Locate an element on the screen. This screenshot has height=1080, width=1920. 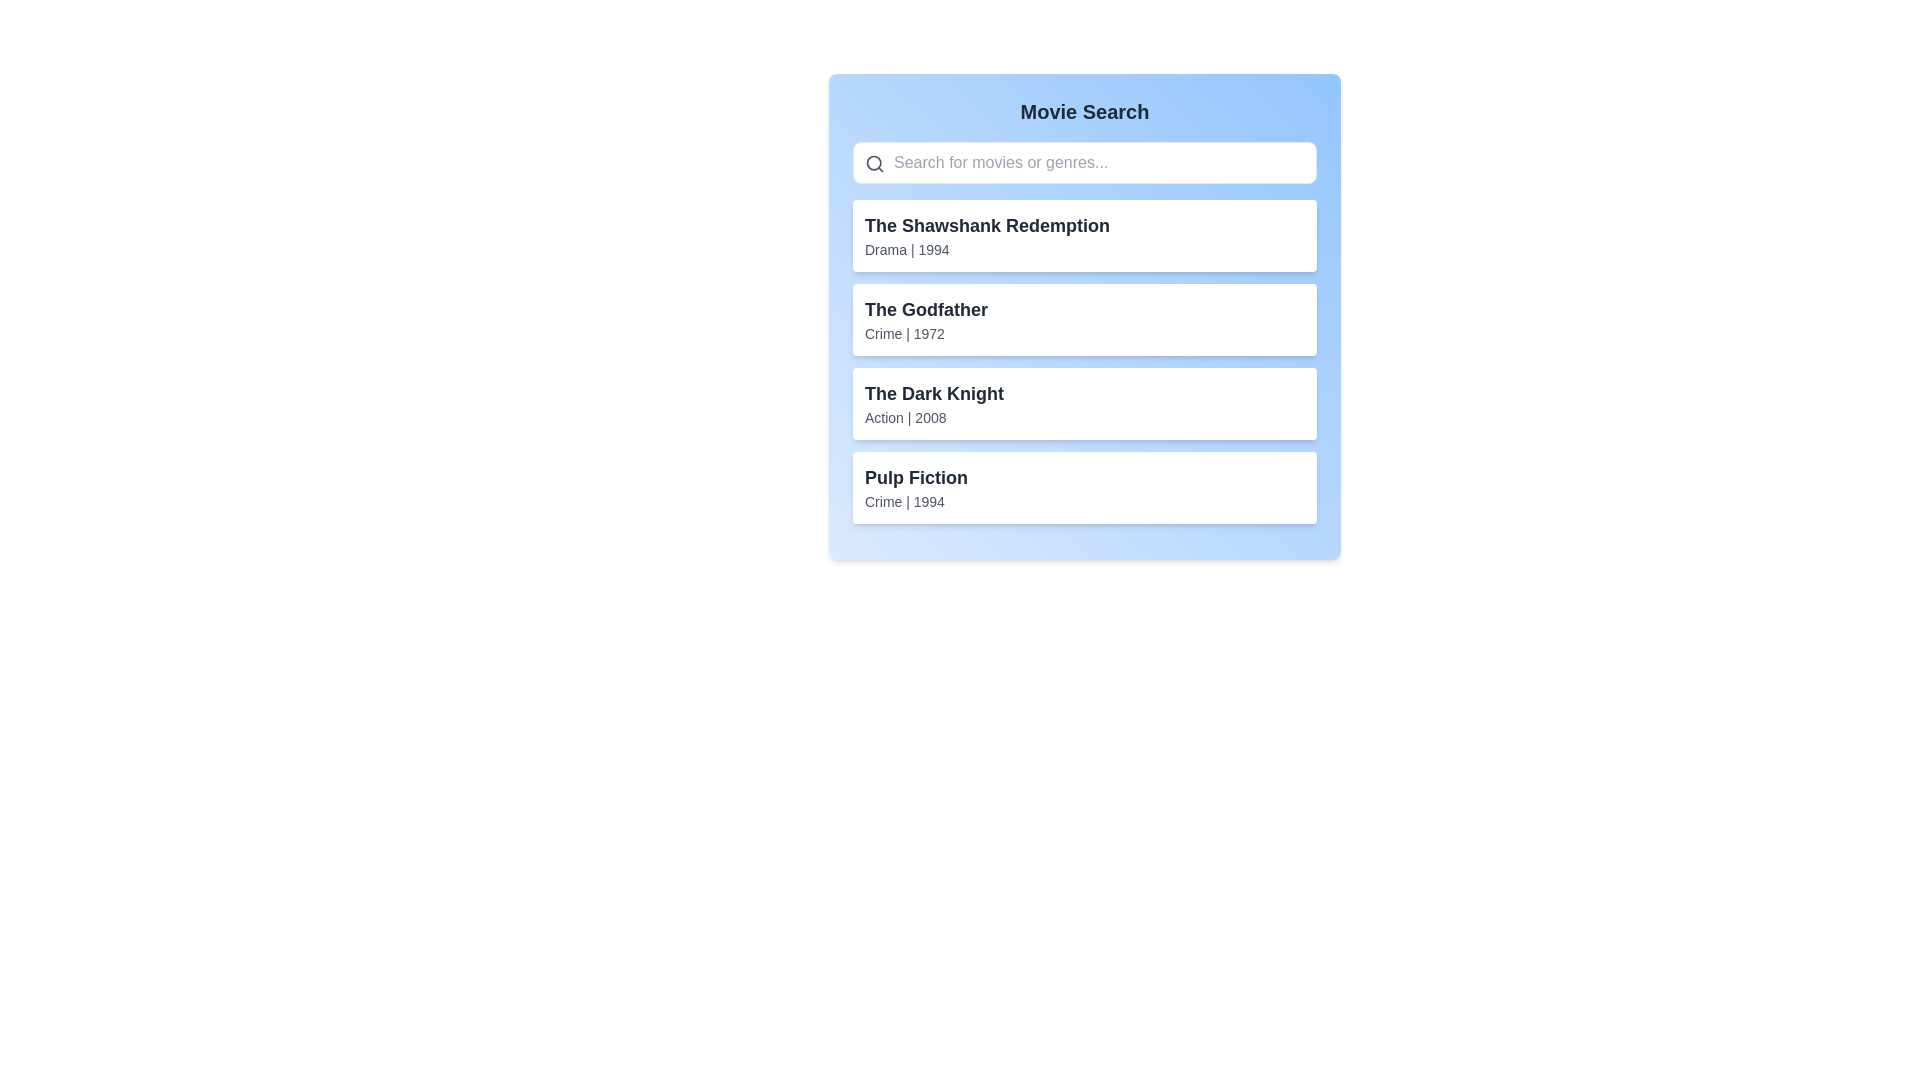
the text label displaying 'The Godfather', which is styled in bold, large font and located in the second row of a movie list, positioned between 'The Shawshank Redemption' and 'The Dark Knight' is located at coordinates (925, 309).